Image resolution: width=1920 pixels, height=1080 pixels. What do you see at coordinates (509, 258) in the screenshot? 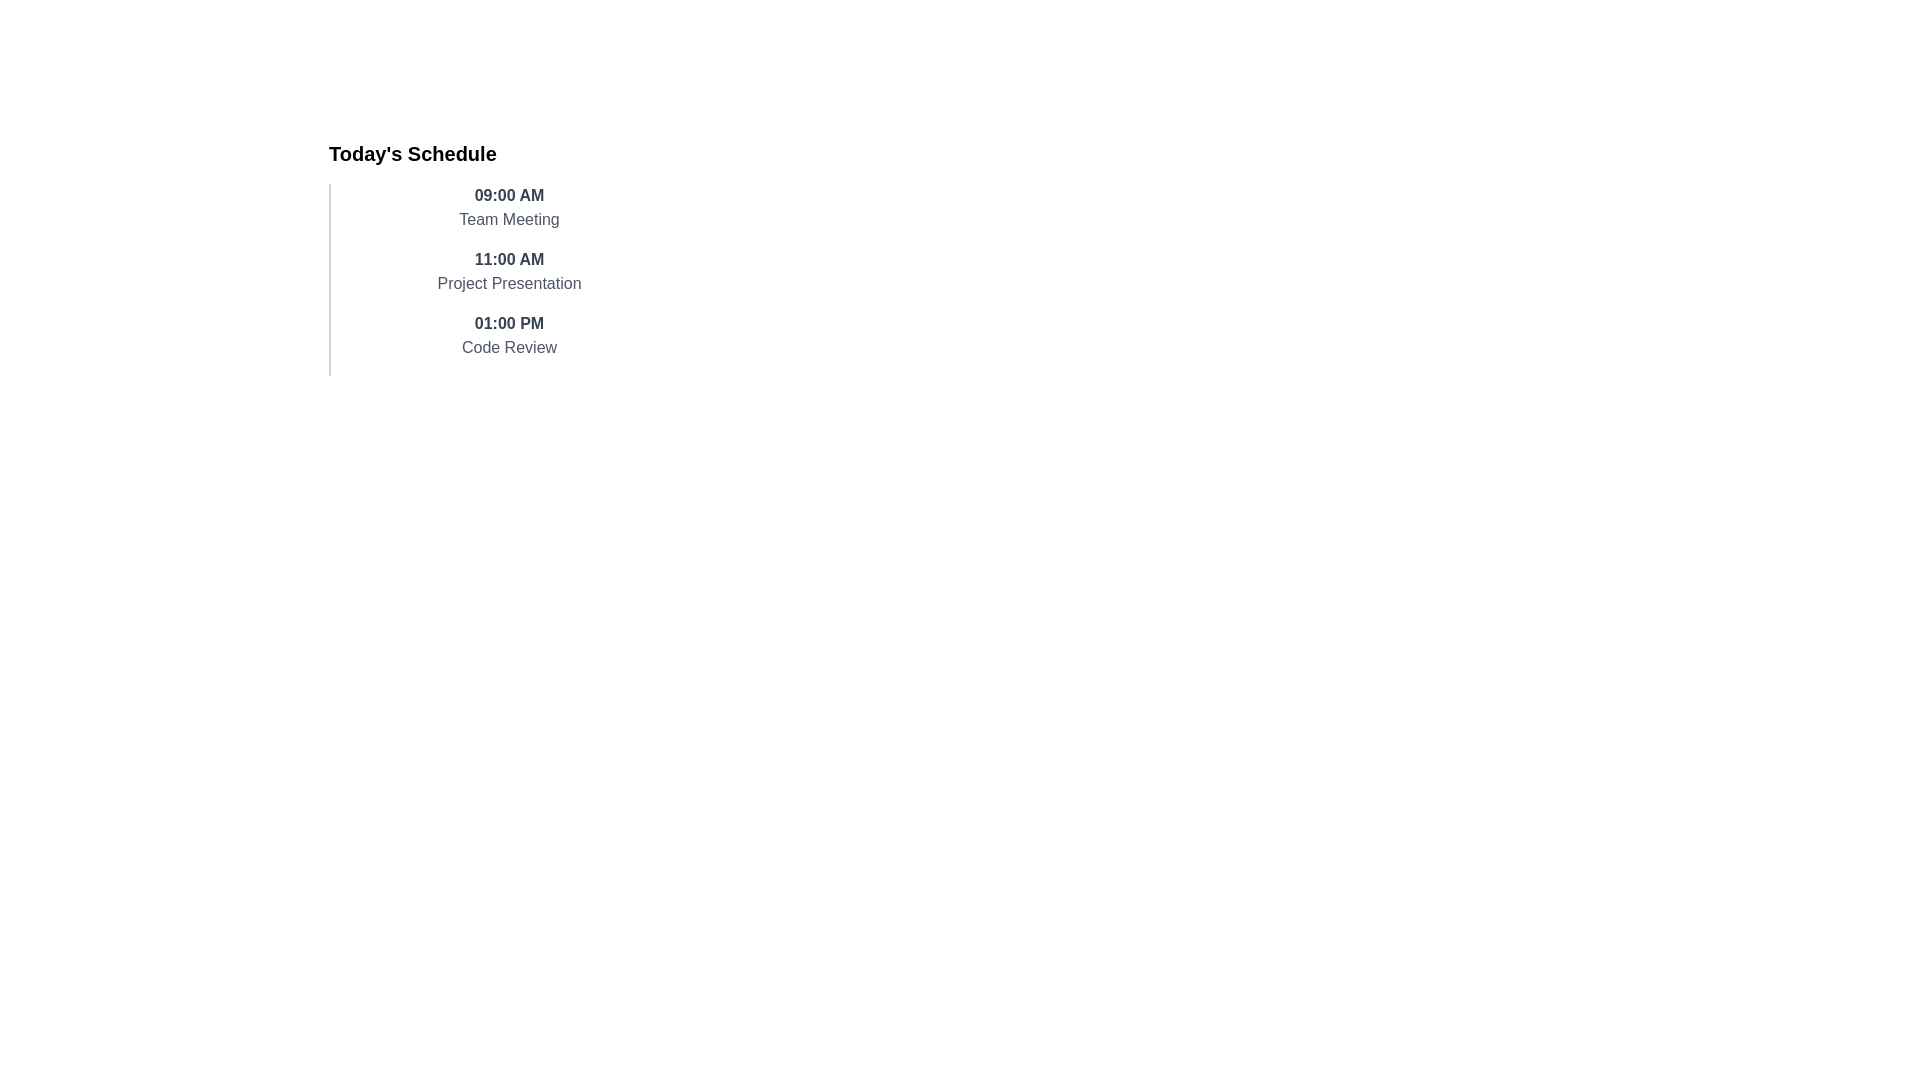
I see `the static text indicating the second time slot in the vertical schedule list, located just above the 'Project Presentation' label` at bounding box center [509, 258].